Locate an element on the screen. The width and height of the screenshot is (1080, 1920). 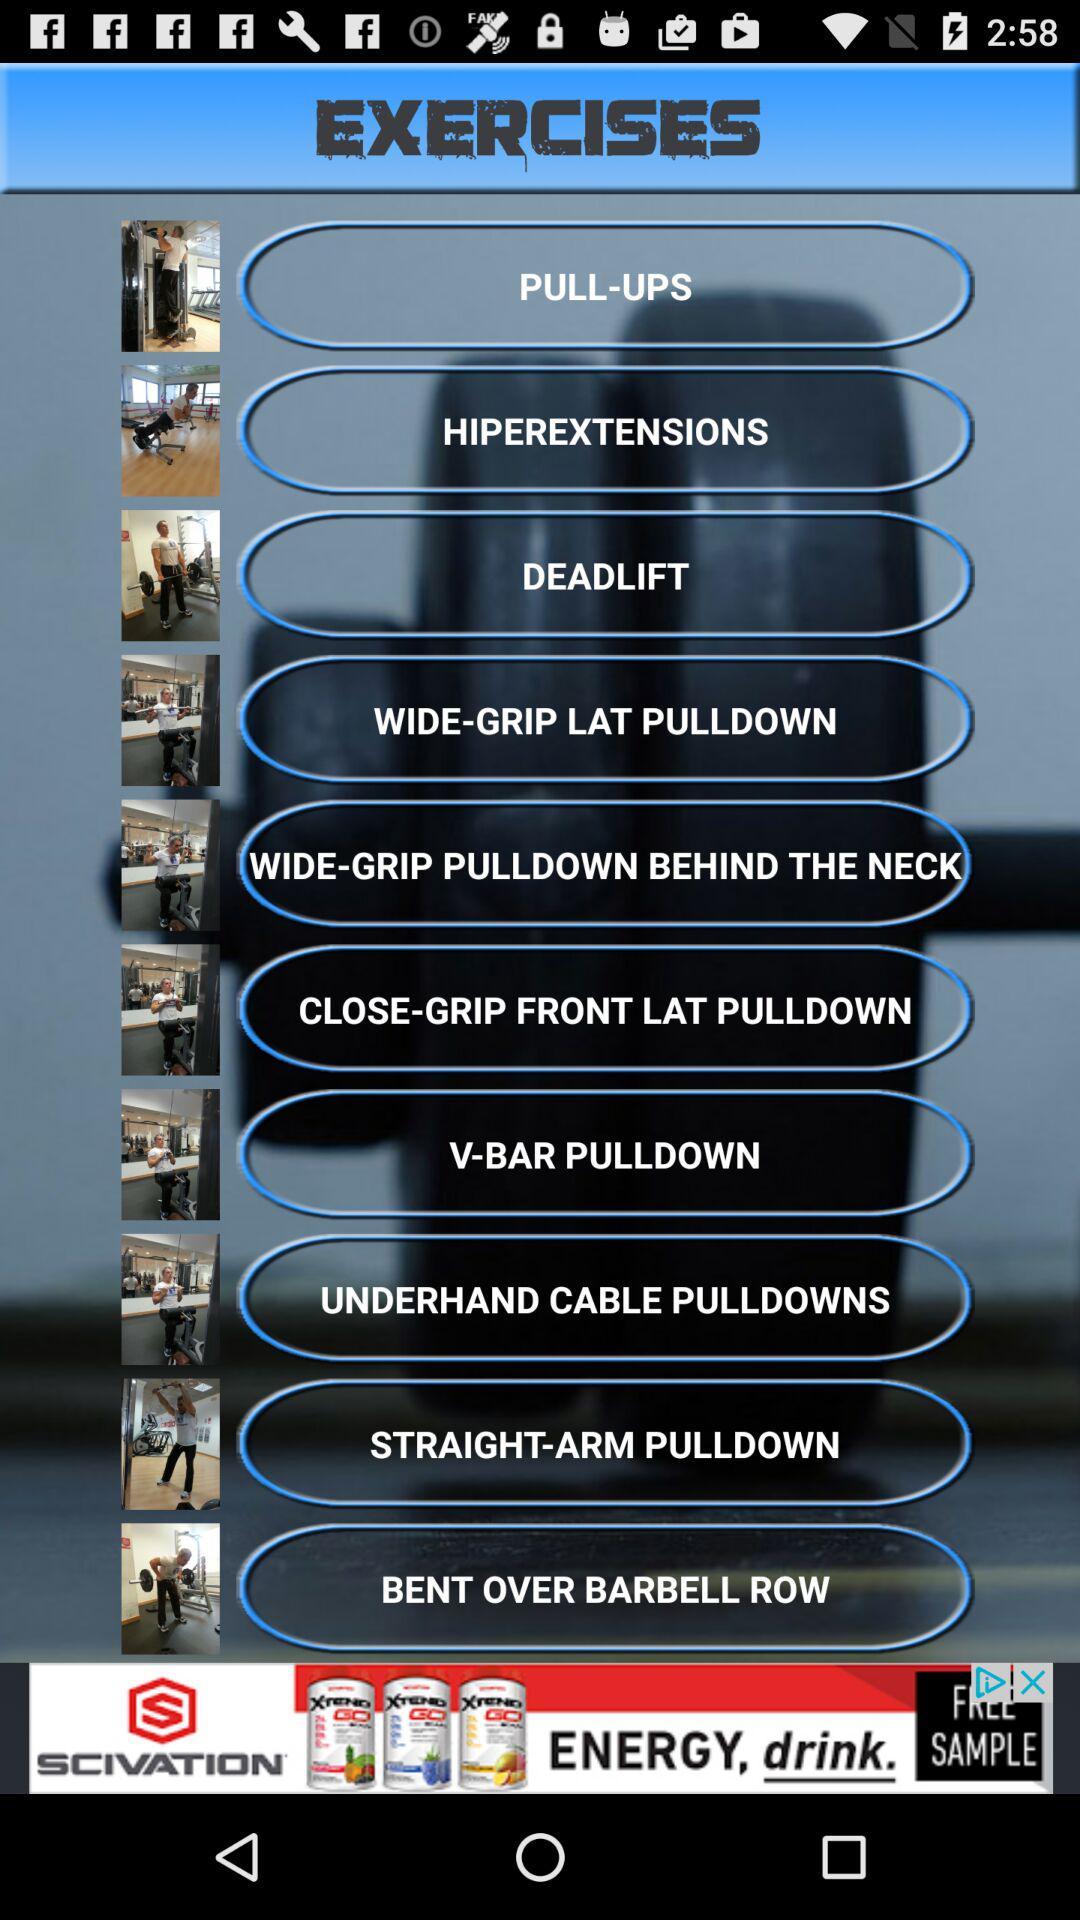
open advertisement is located at coordinates (540, 1727).